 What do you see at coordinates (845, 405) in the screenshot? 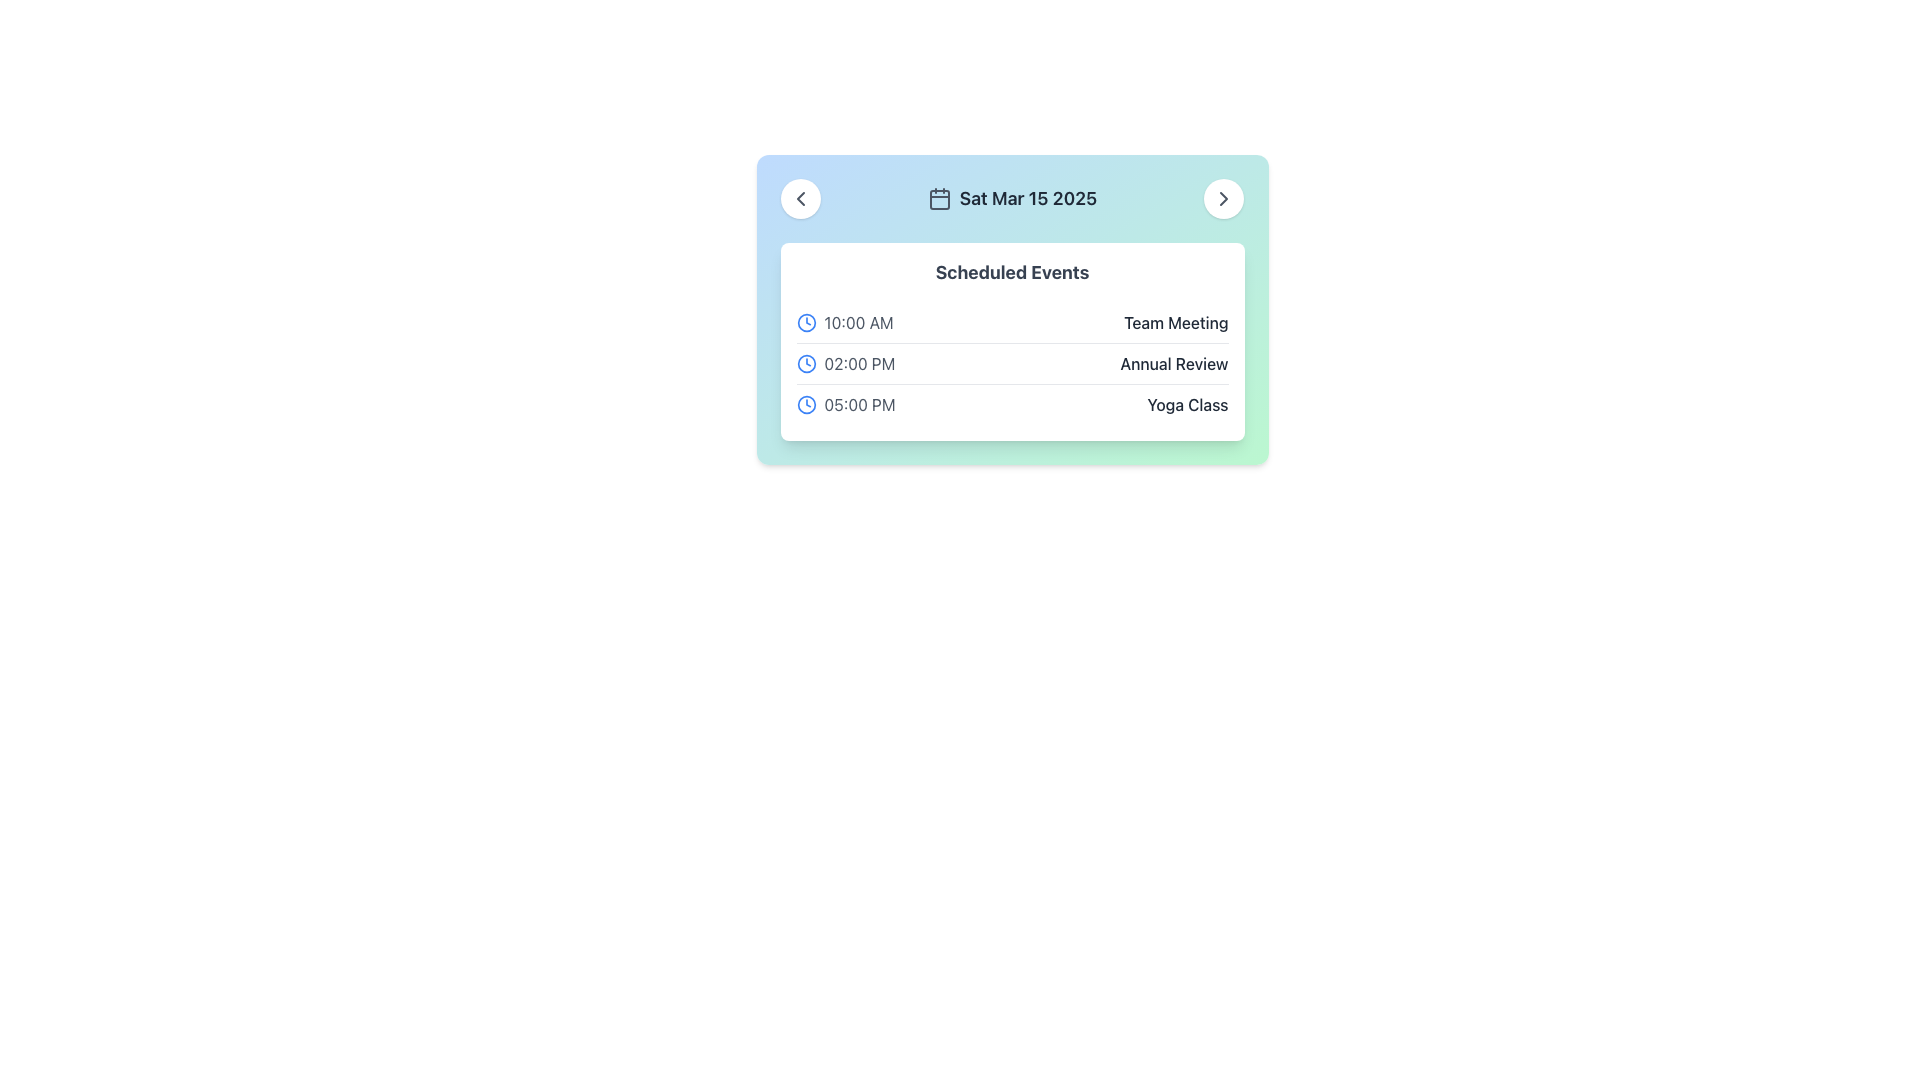
I see `the Text Label that denotes the time of the scheduled 'Yoga Class' event` at bounding box center [845, 405].